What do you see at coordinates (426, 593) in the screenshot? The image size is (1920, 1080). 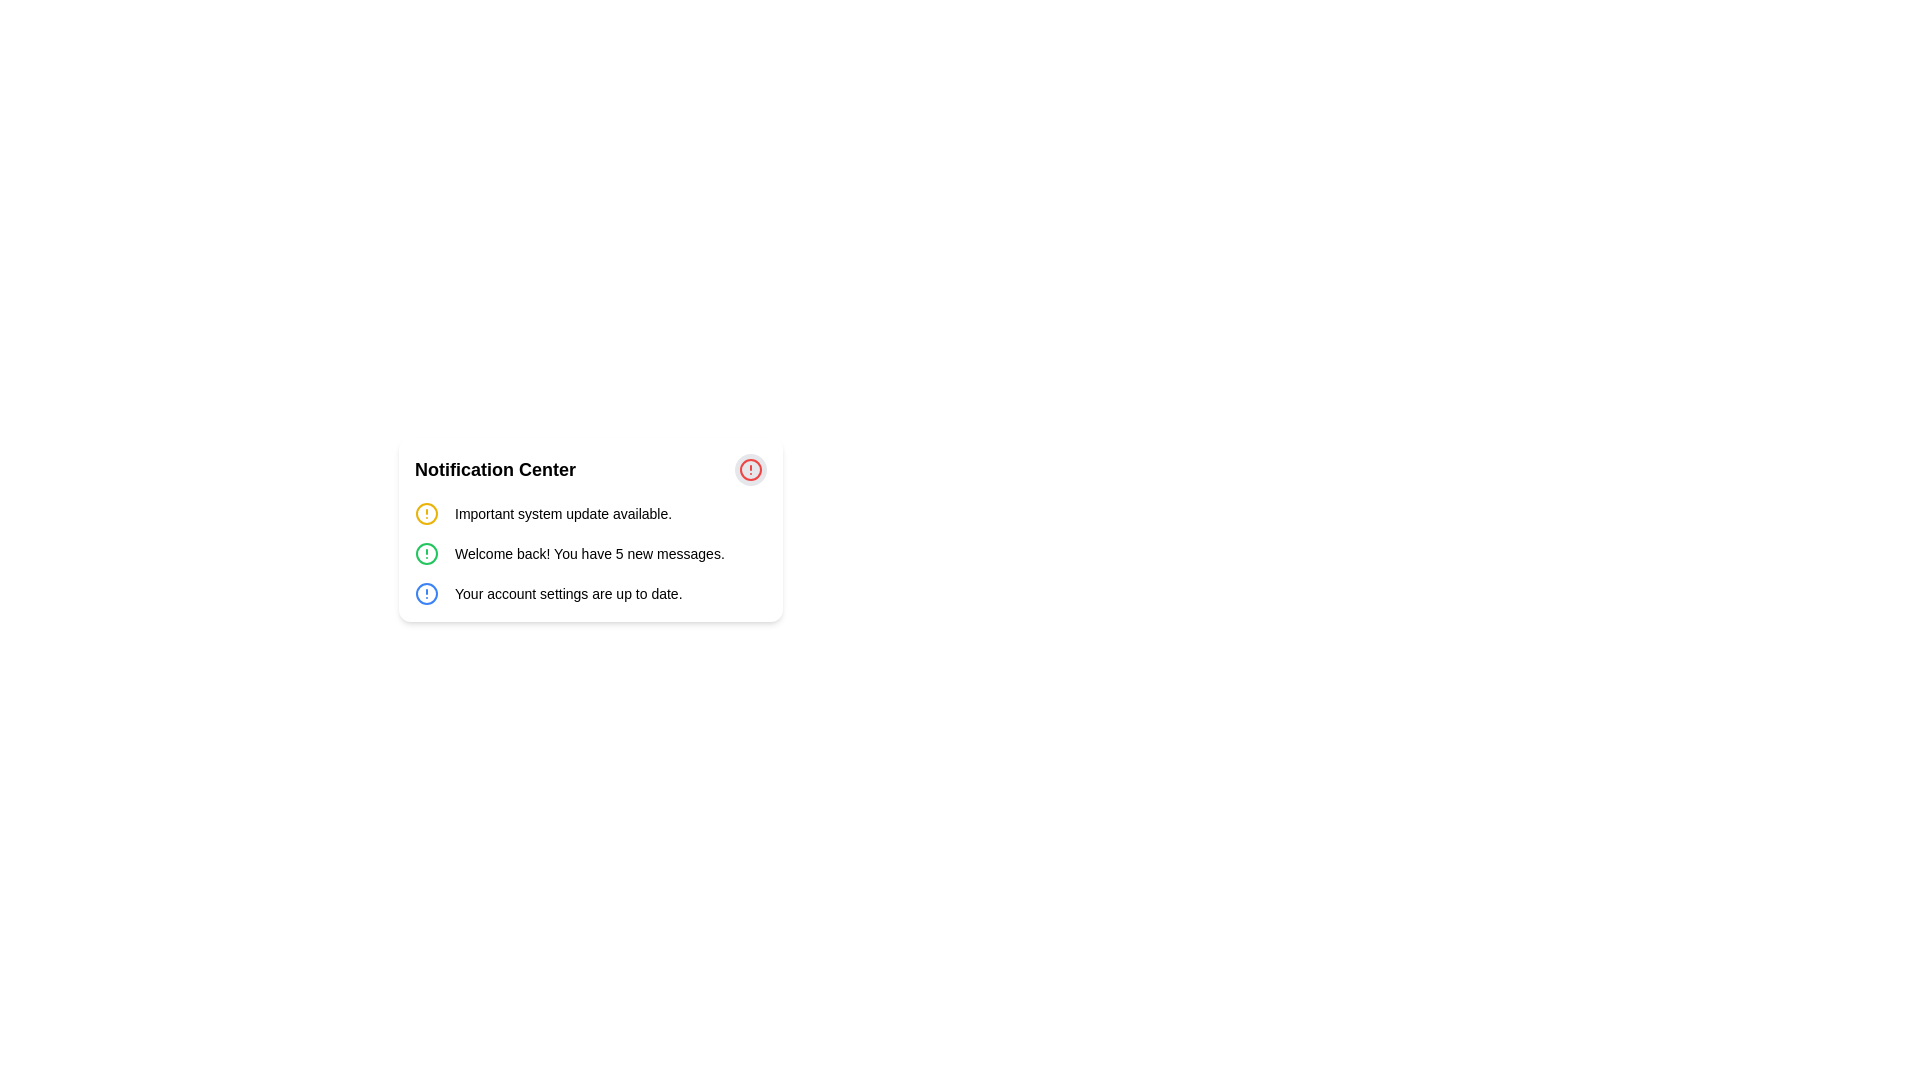 I see `the blue circular icon with a centered exclamation mark, which appears as a notification symbol to the left of the text 'Your account settings are up to date.'` at bounding box center [426, 593].